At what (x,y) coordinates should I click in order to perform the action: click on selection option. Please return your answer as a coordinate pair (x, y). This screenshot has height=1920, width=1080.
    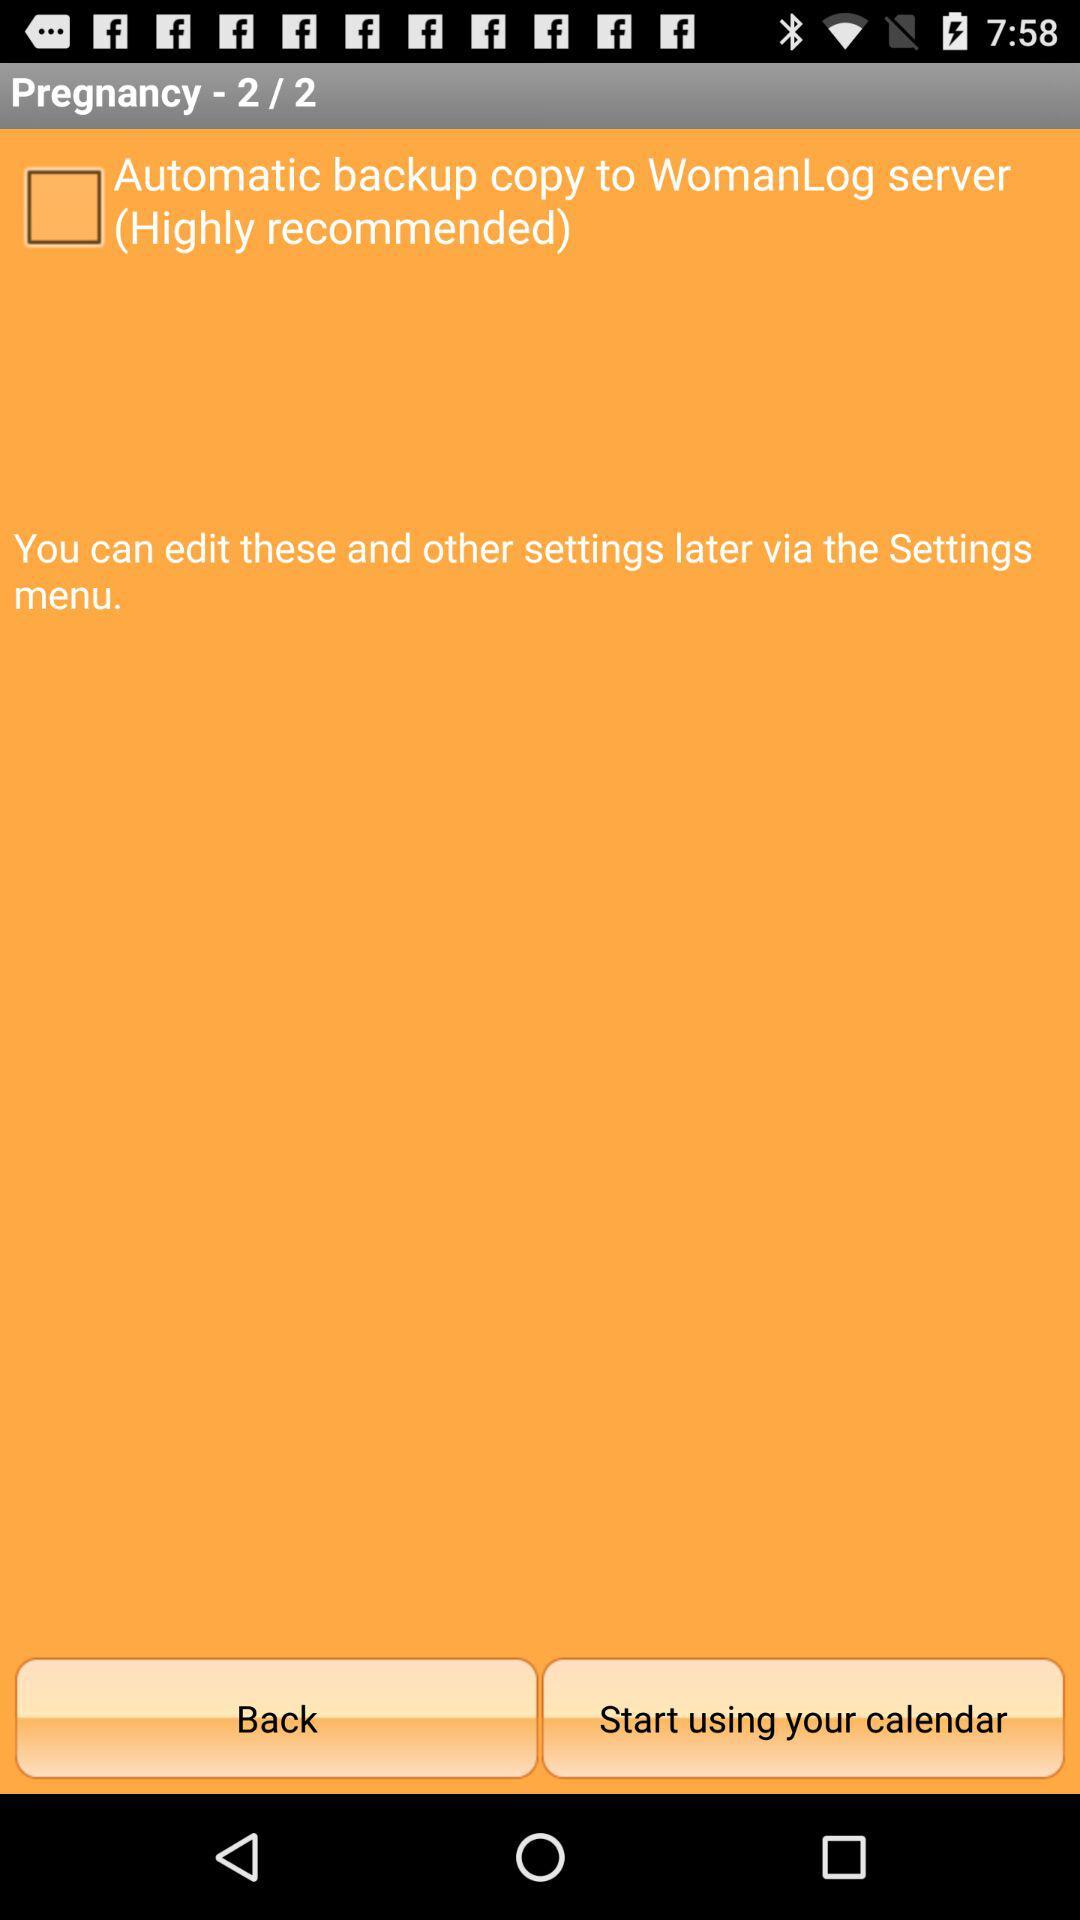
    Looking at the image, I should click on (62, 205).